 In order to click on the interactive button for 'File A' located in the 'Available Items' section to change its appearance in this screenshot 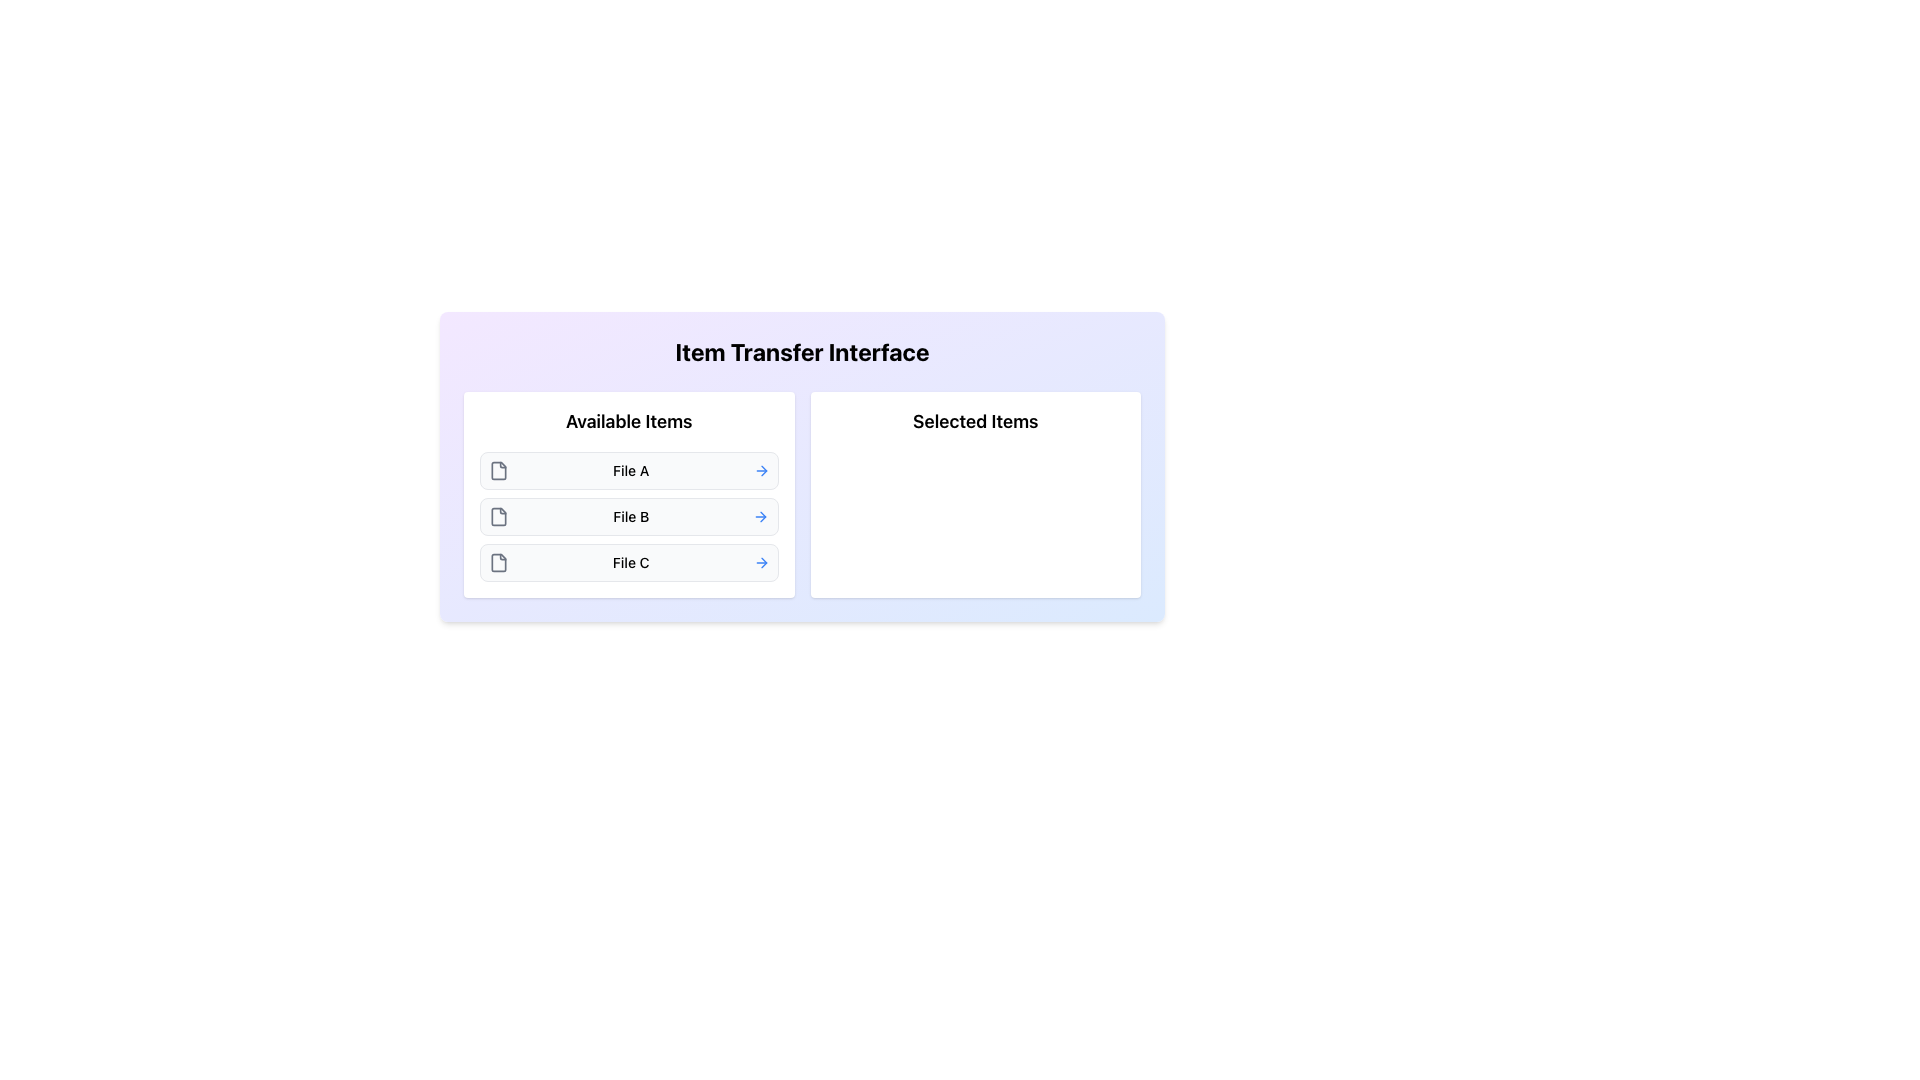, I will do `click(760, 470)`.